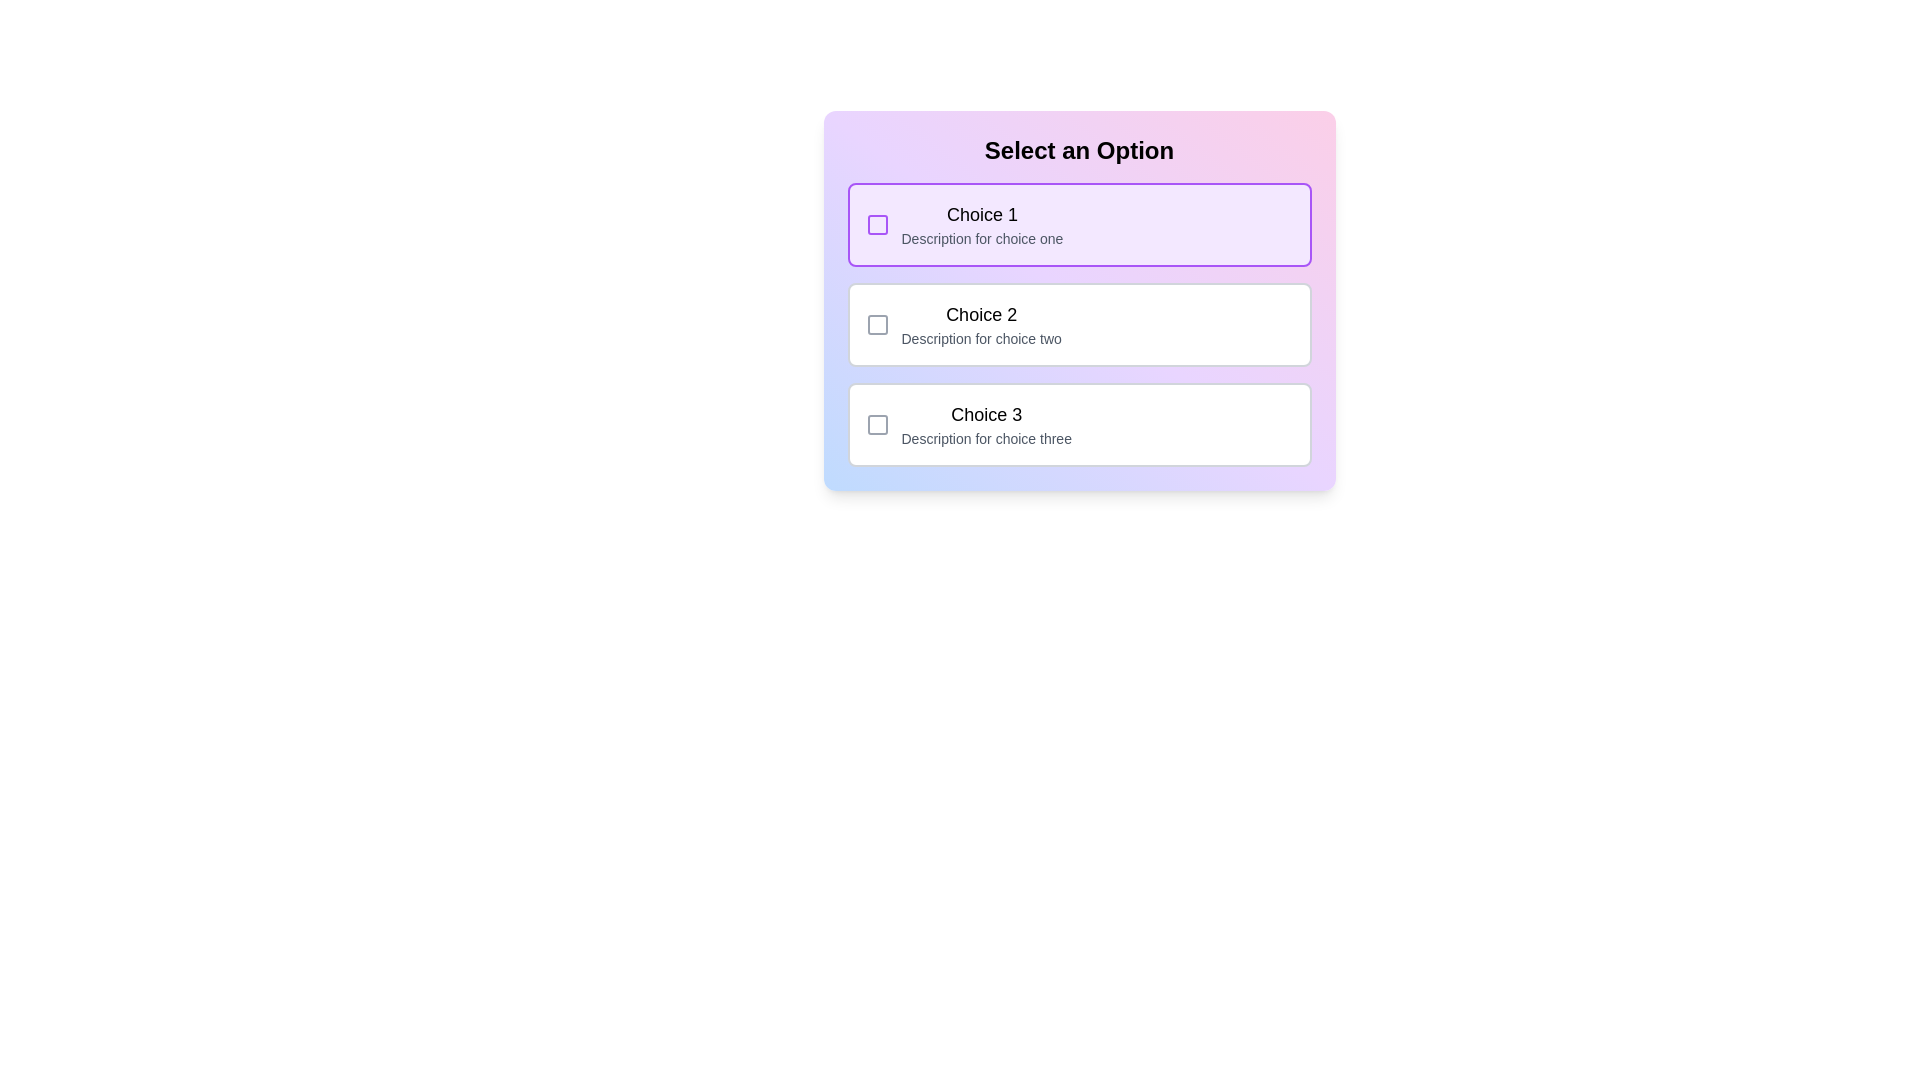 The image size is (1920, 1080). I want to click on the third list item option which contains a title and brief description, so click(986, 423).